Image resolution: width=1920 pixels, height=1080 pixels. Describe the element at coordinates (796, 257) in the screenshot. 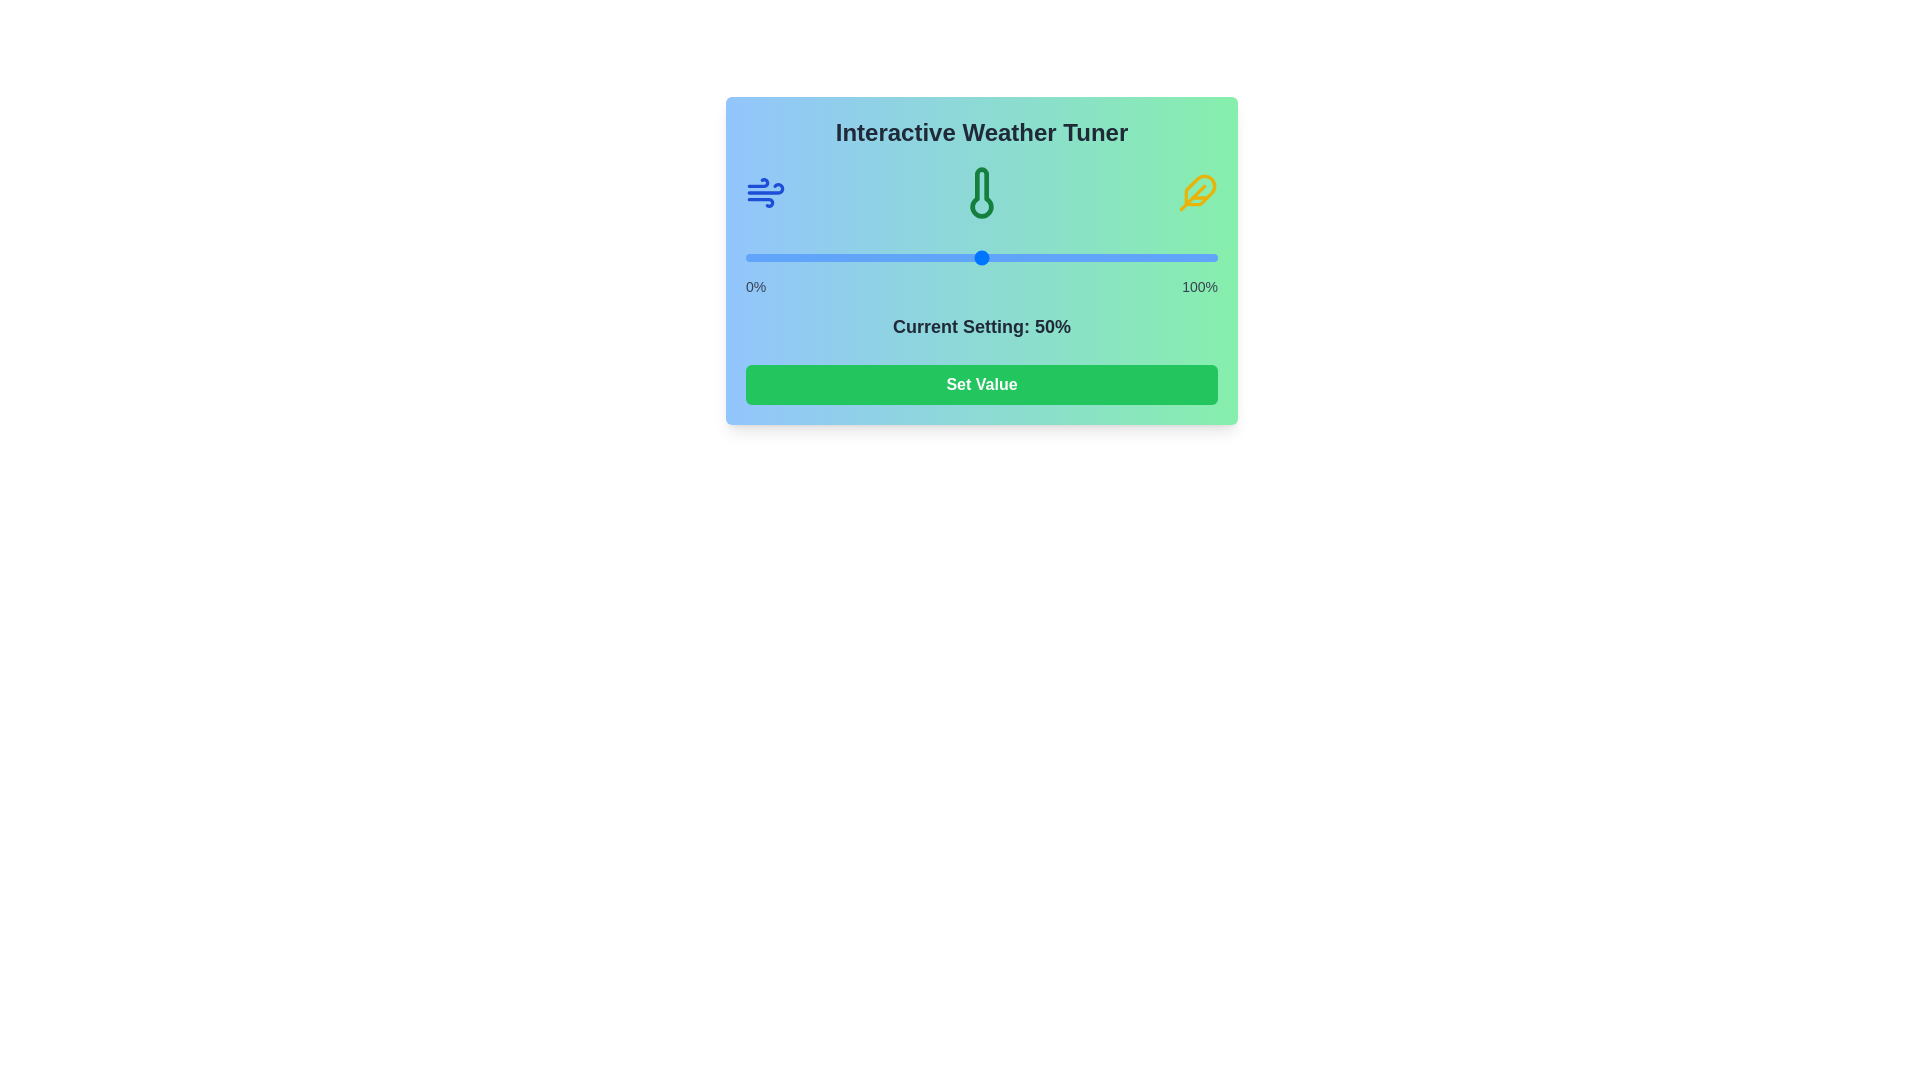

I see `the slider to set its value to 11%` at that location.